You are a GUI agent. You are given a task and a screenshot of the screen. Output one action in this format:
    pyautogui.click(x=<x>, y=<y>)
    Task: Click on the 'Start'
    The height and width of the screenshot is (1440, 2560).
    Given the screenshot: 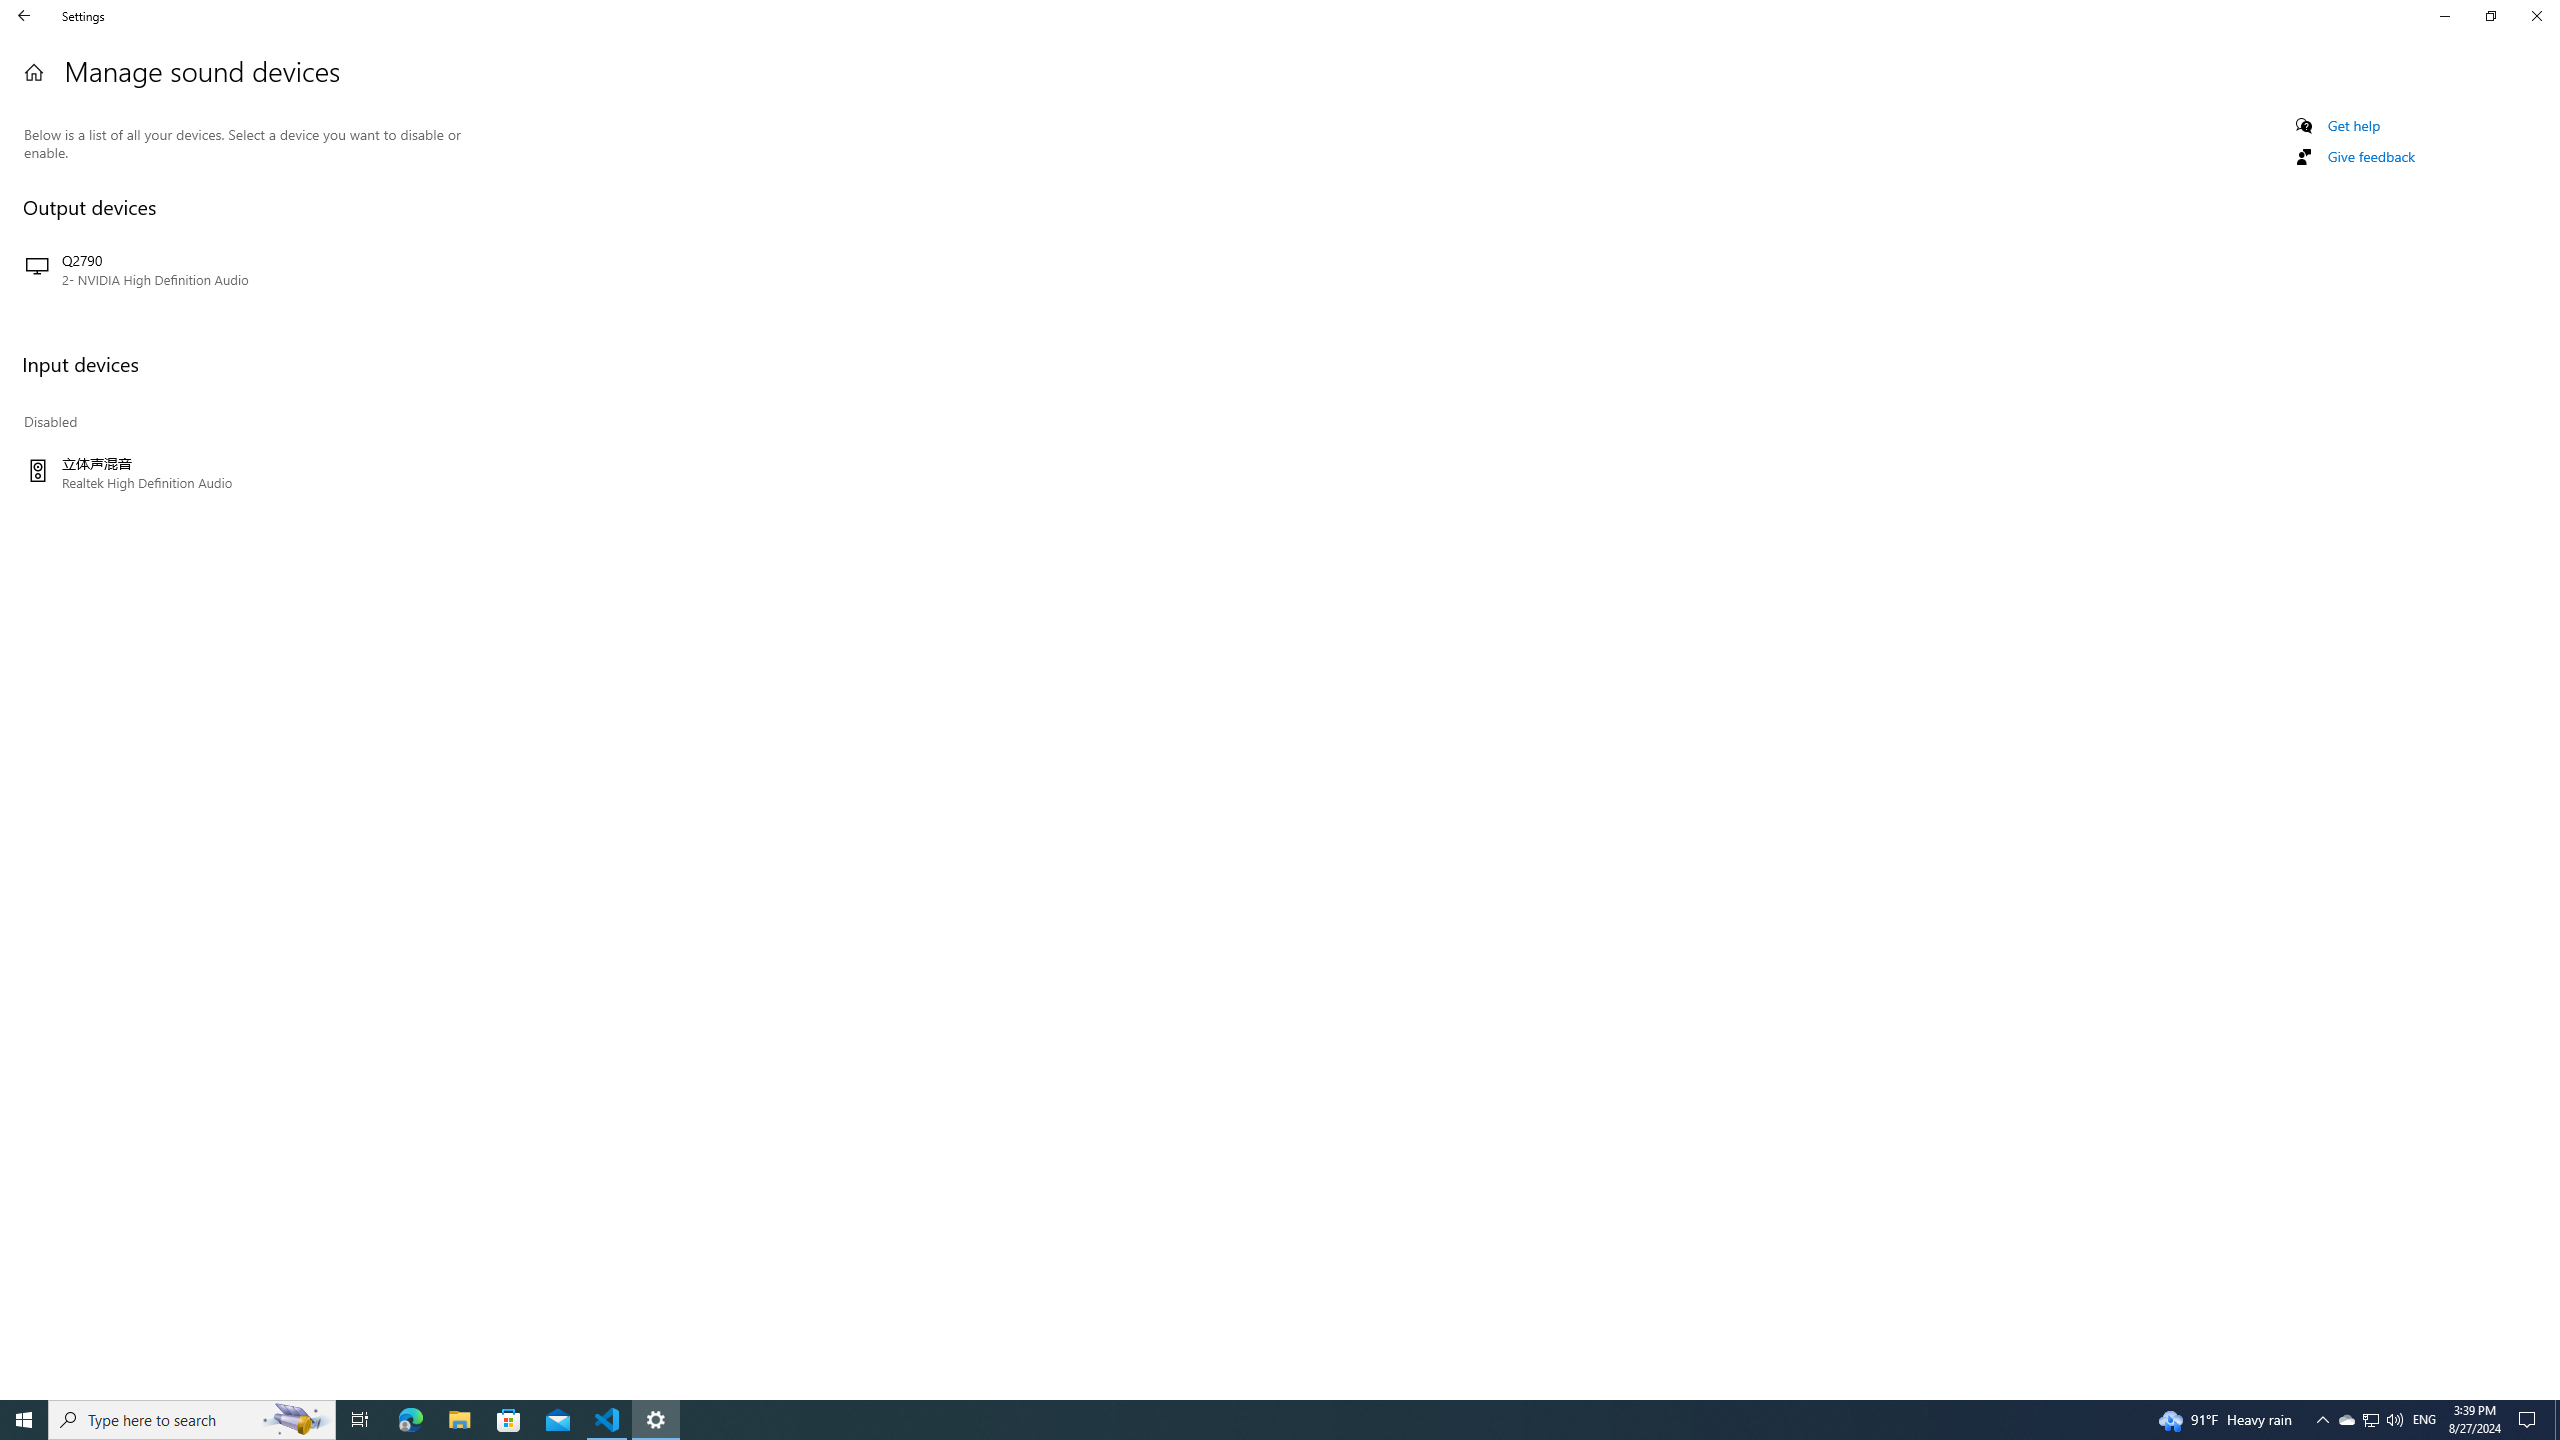 What is the action you would take?
    pyautogui.click(x=24, y=1418)
    